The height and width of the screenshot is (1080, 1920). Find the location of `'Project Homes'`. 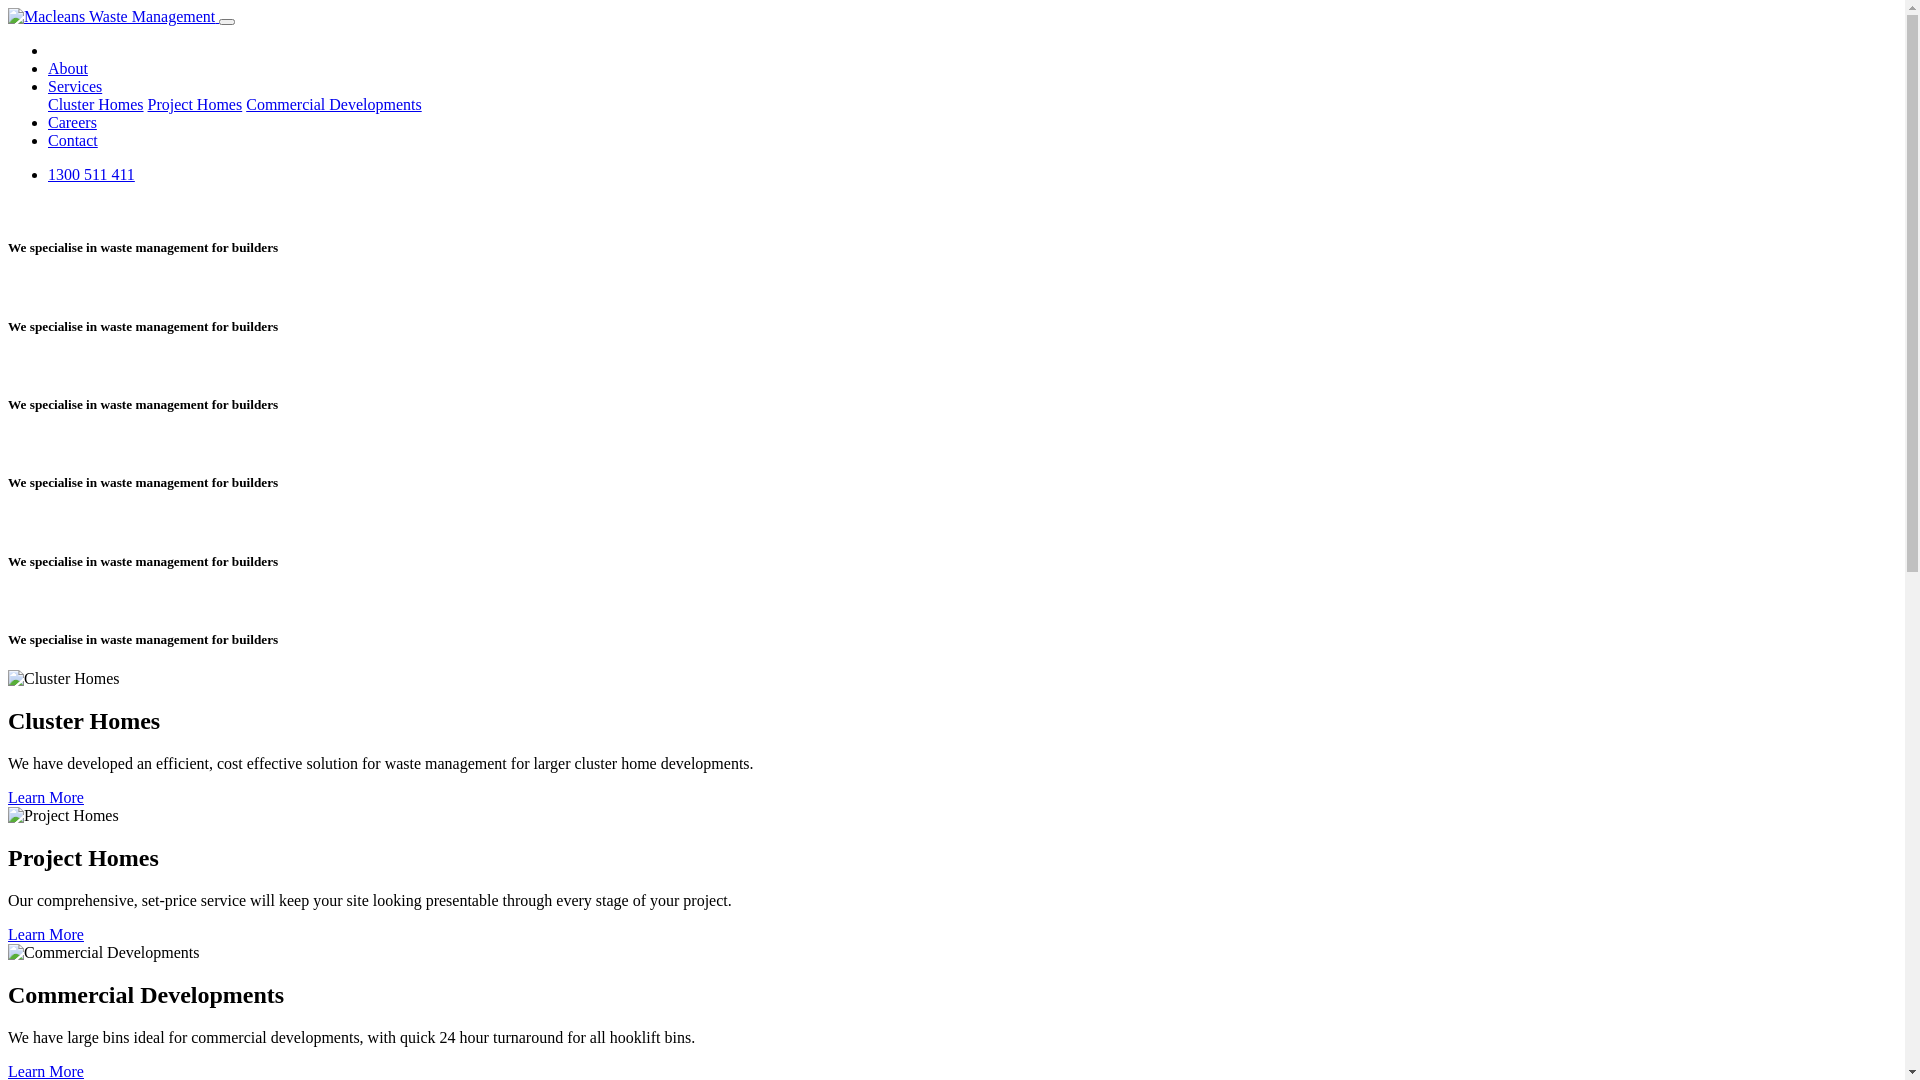

'Project Homes' is located at coordinates (195, 104).